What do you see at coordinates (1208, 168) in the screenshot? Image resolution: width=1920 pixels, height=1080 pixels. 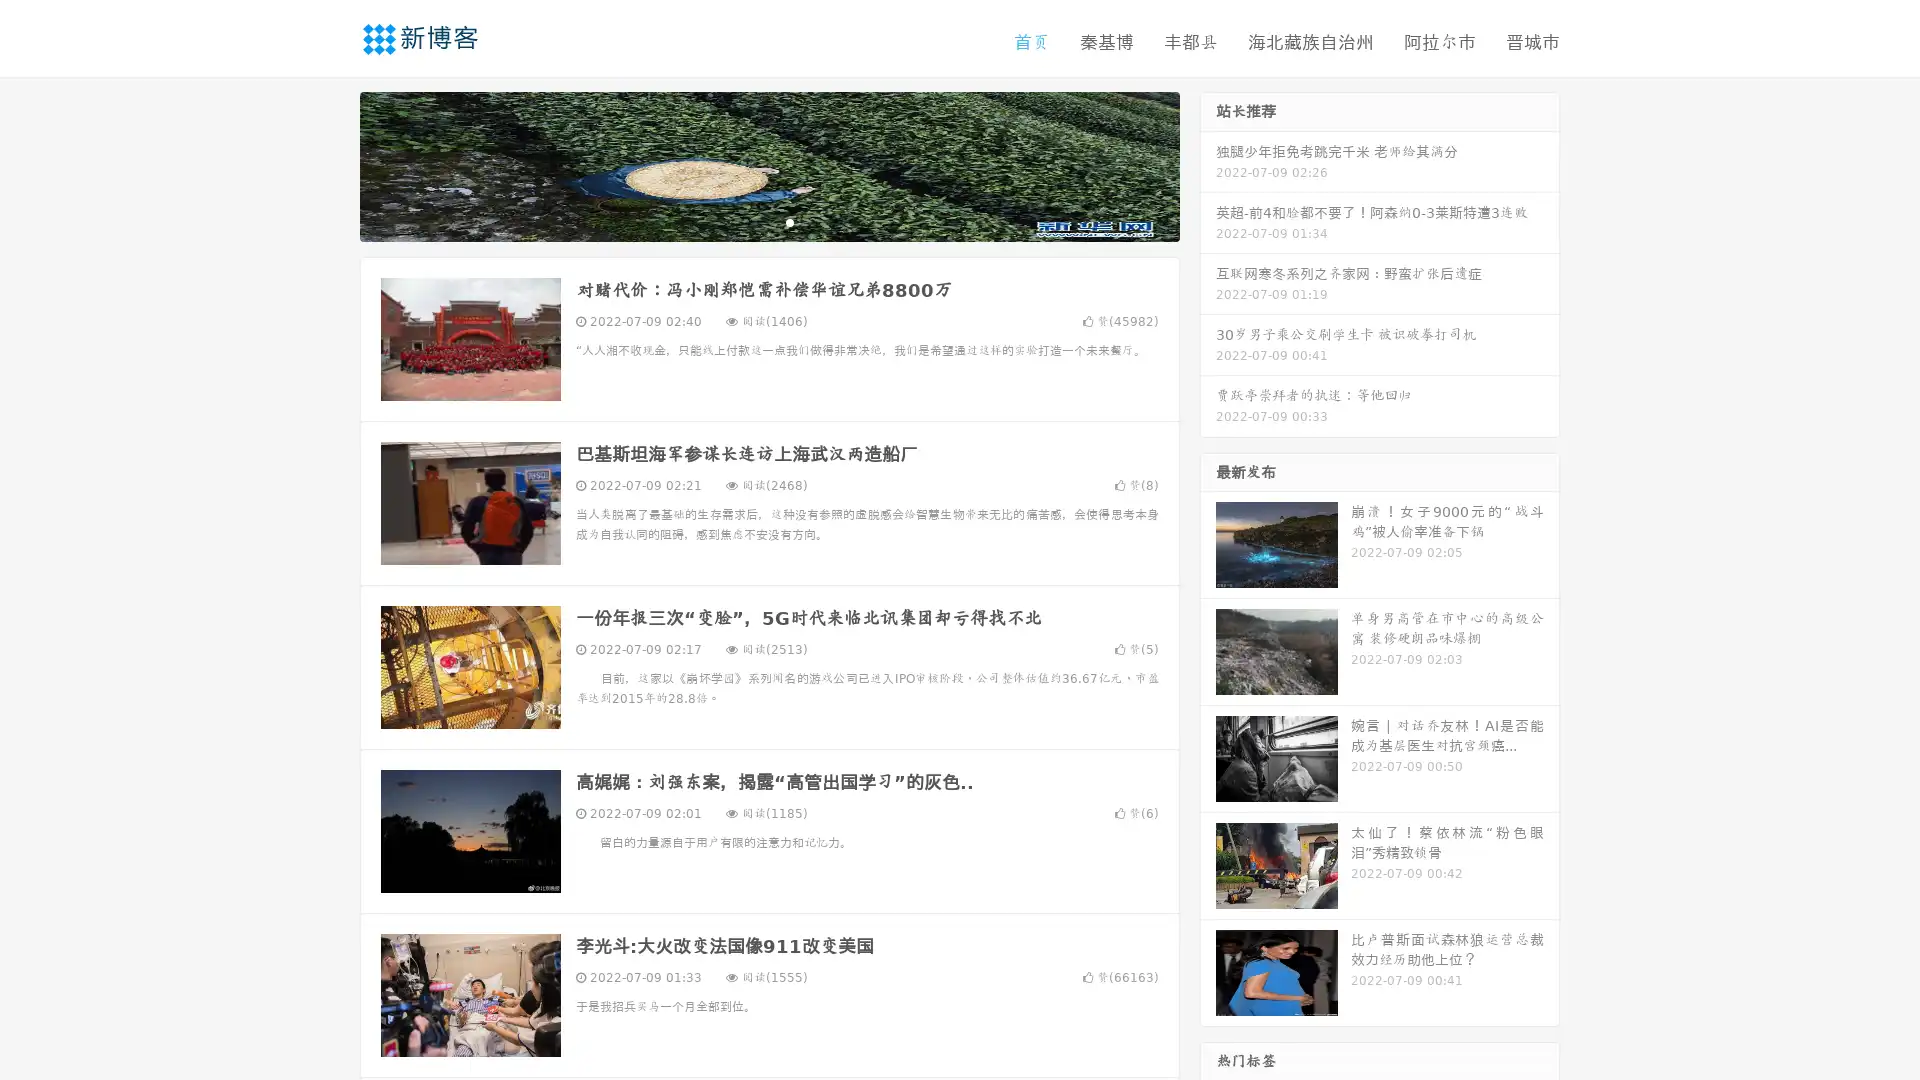 I see `Next slide` at bounding box center [1208, 168].